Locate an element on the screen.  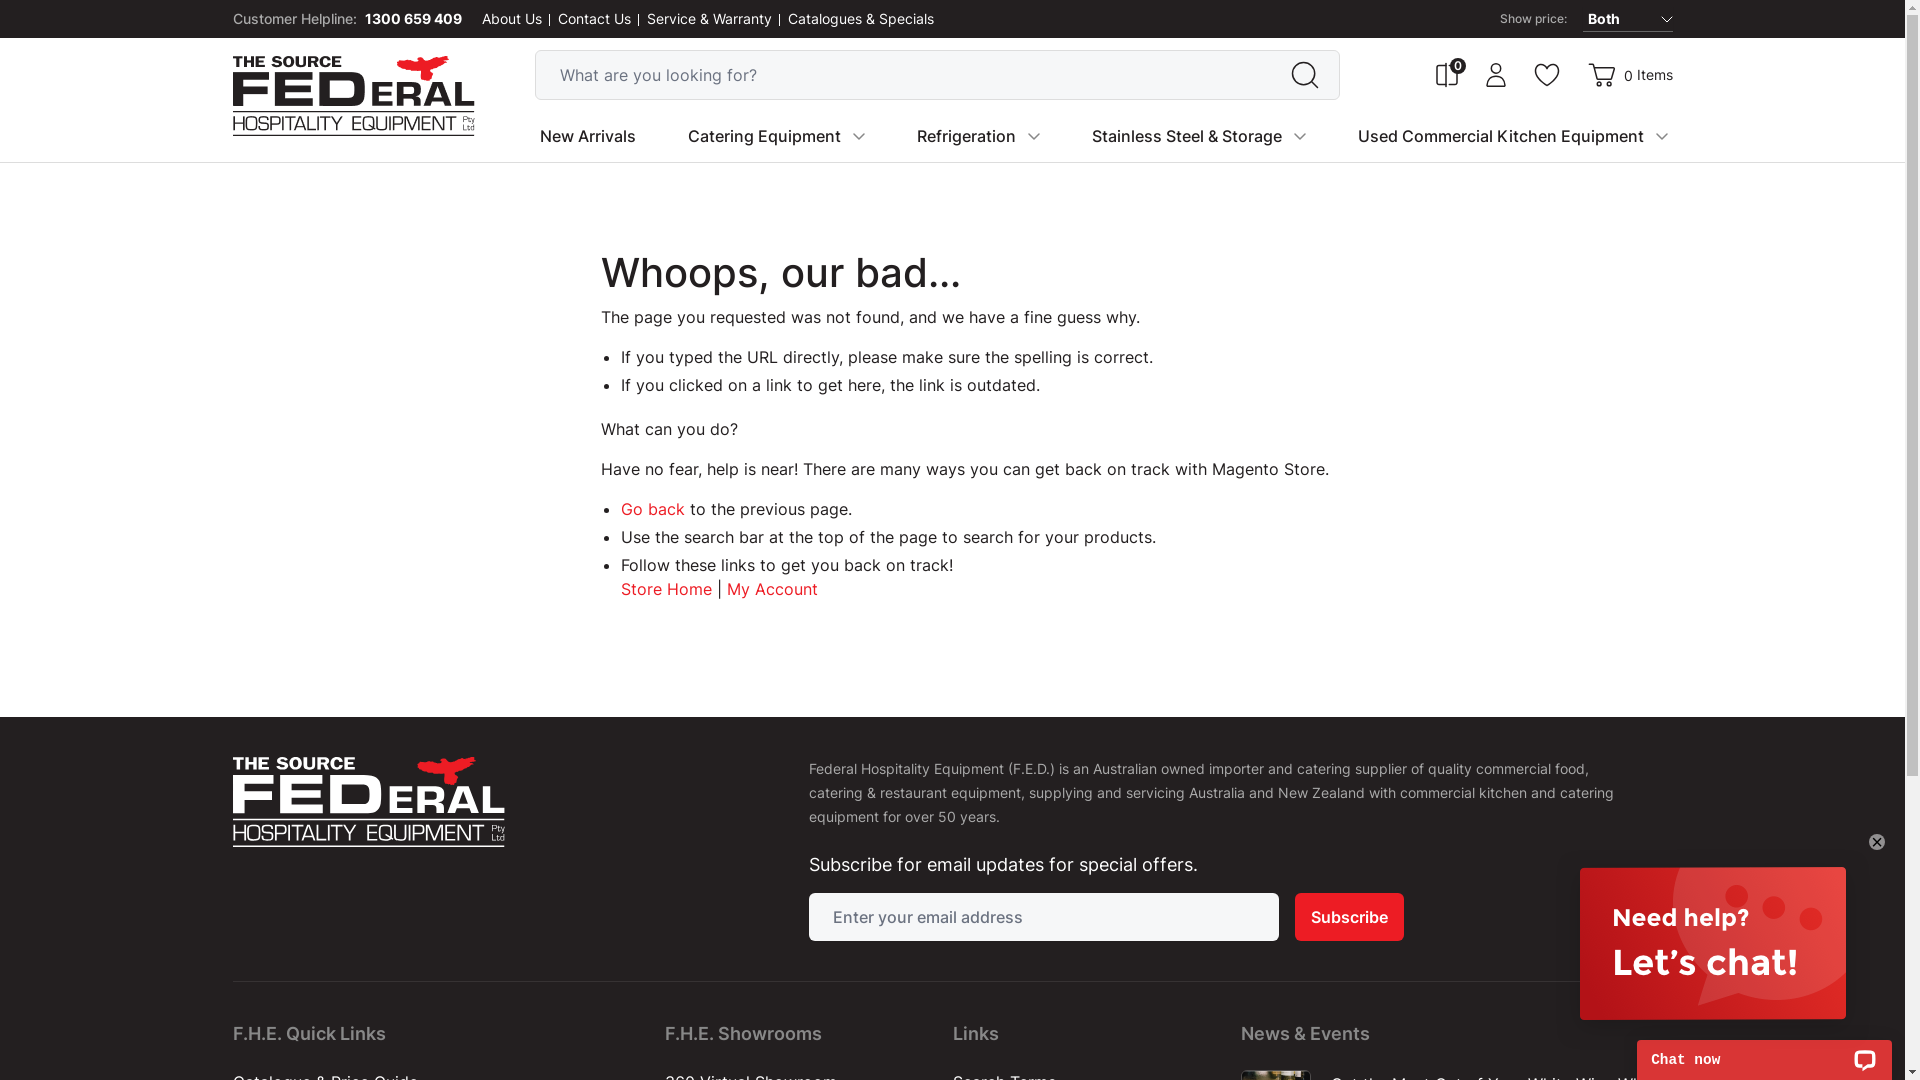
'1300 659 409' is located at coordinates (411, 18).